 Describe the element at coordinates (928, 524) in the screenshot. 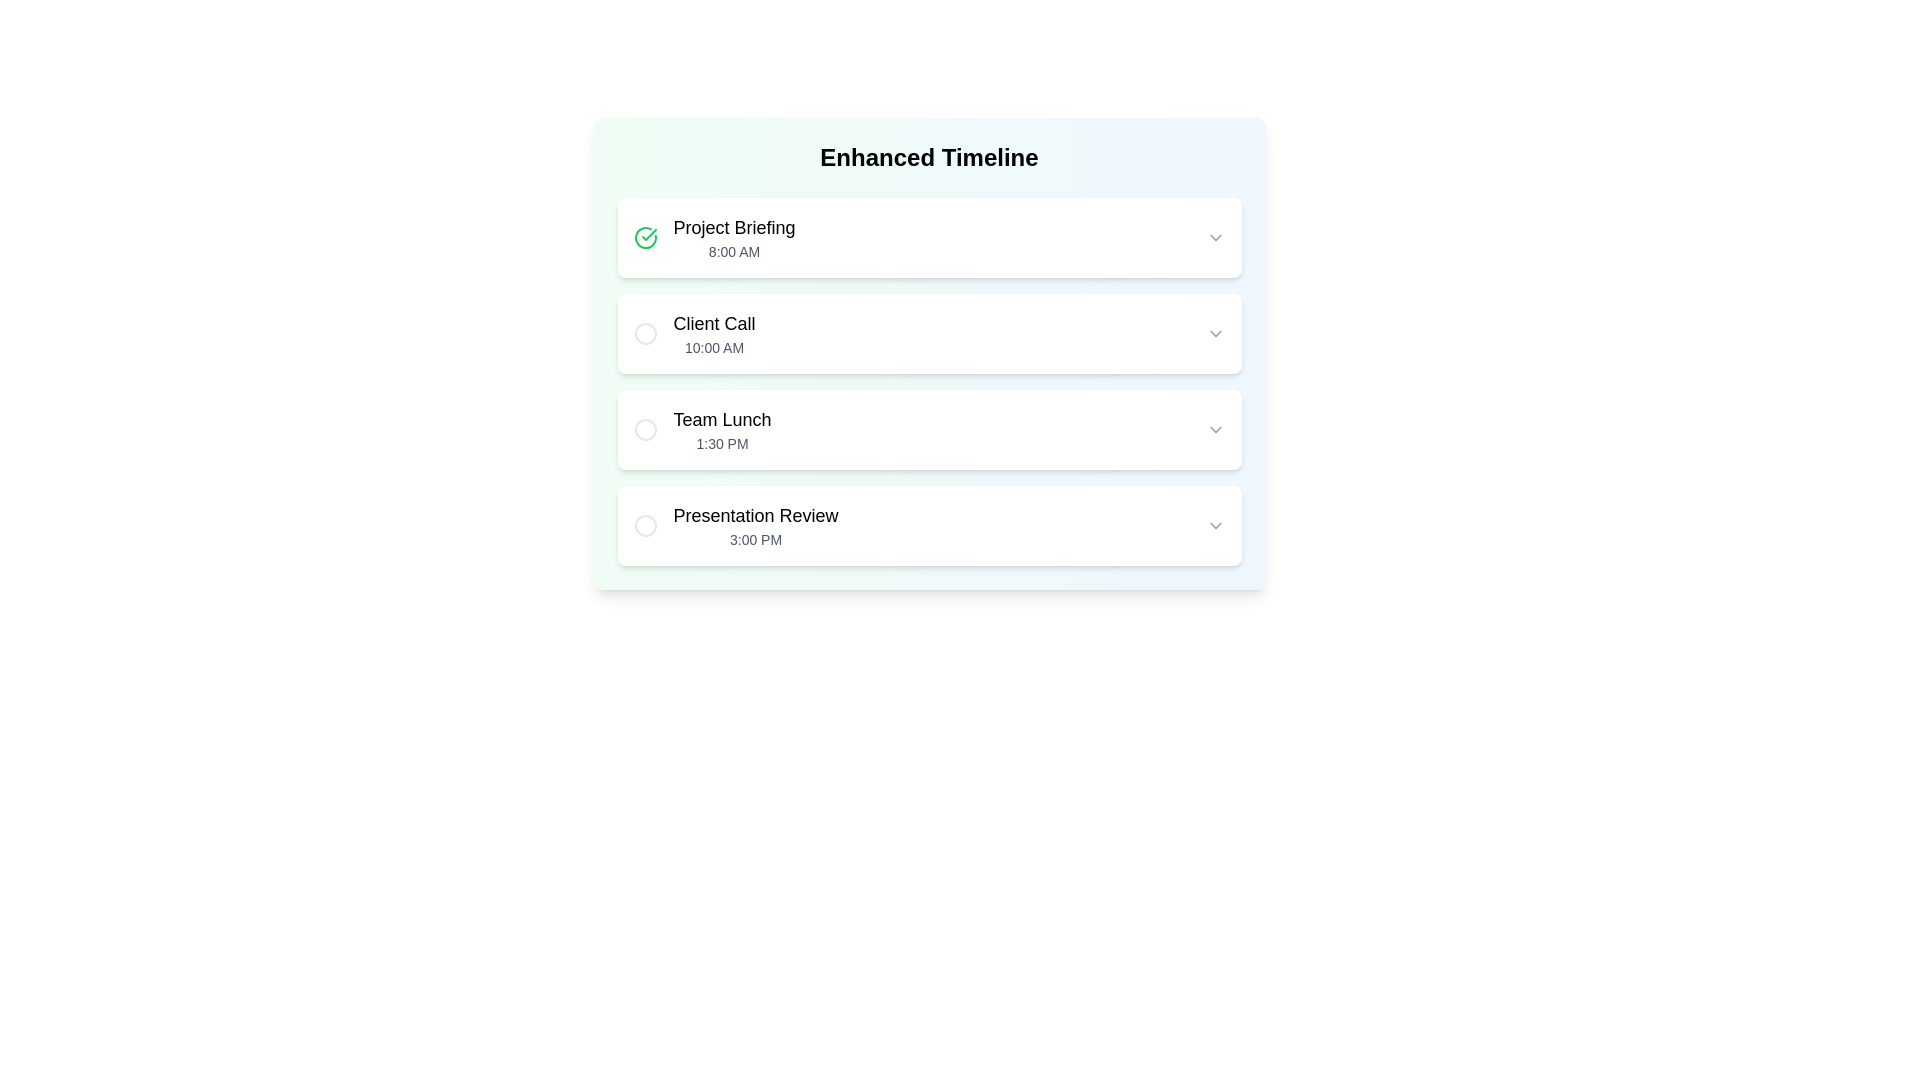

I see `the timeline list item containing 'Presentation Review'` at that location.